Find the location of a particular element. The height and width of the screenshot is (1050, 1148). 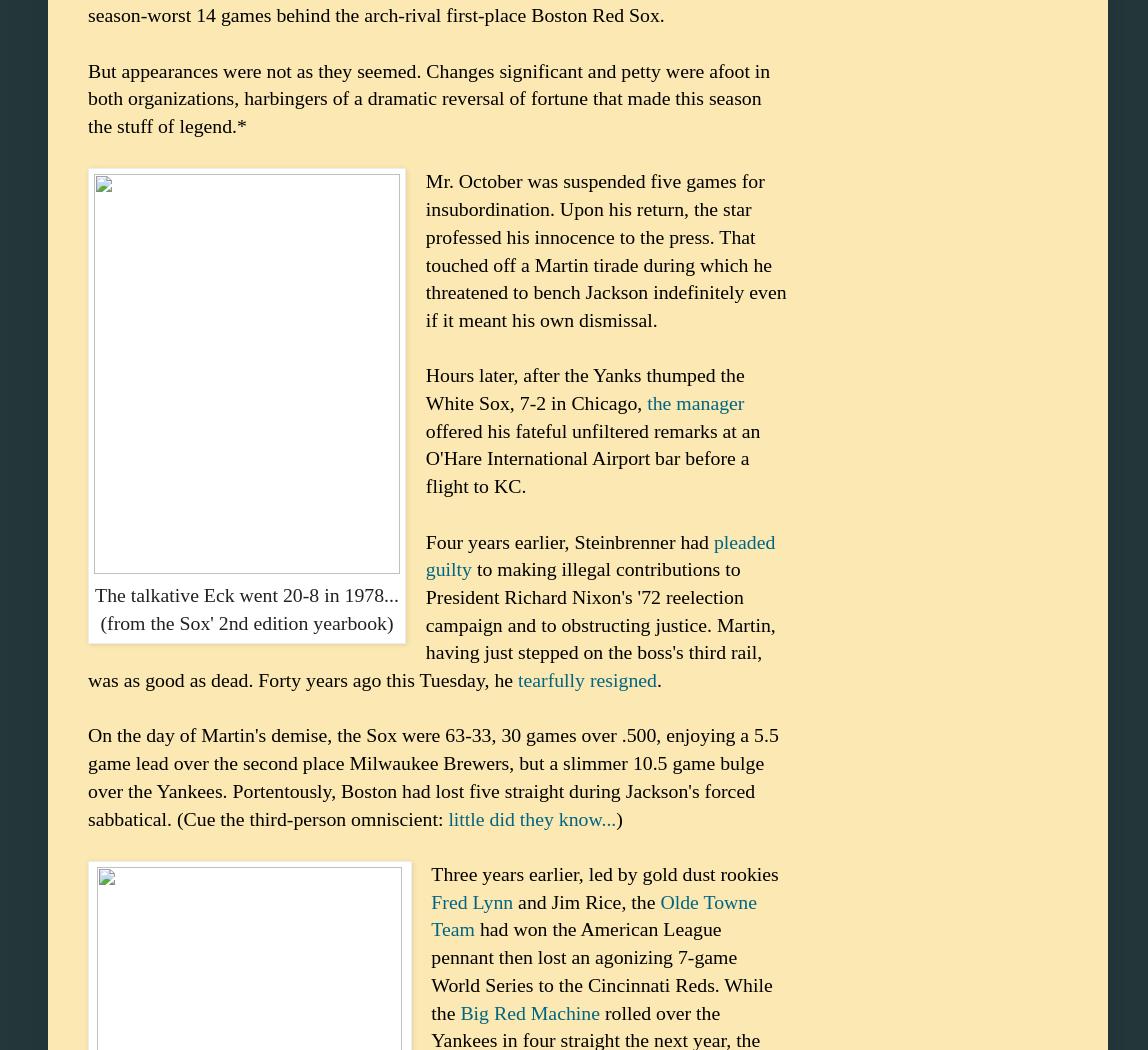

'But appearances were not as they seemed. Changes significant and petty were afoot in both organizations, harbingers of a dramatic reversal of fortune that made this season the stuff of legend.*' is located at coordinates (429, 97).